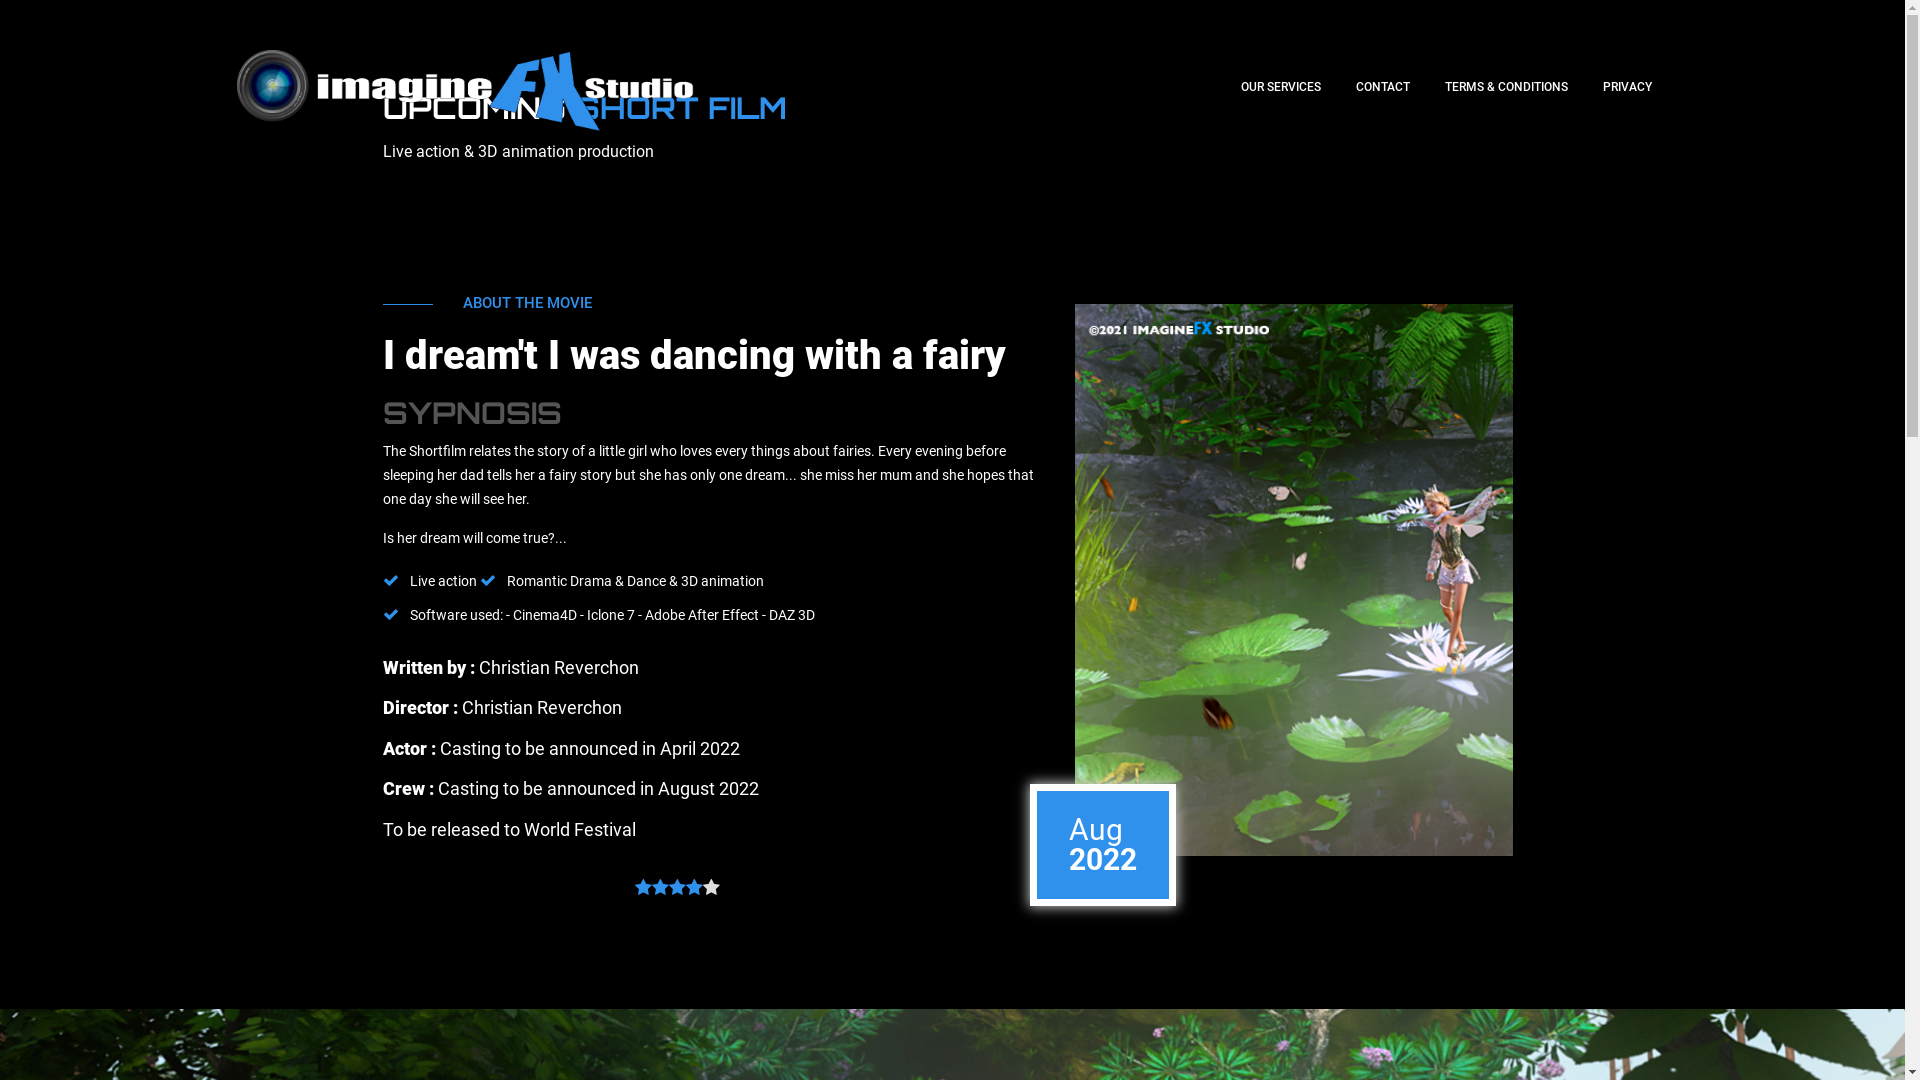 This screenshot has width=1920, height=1080. Describe the element at coordinates (1627, 86) in the screenshot. I see `'PRIVACY'` at that location.